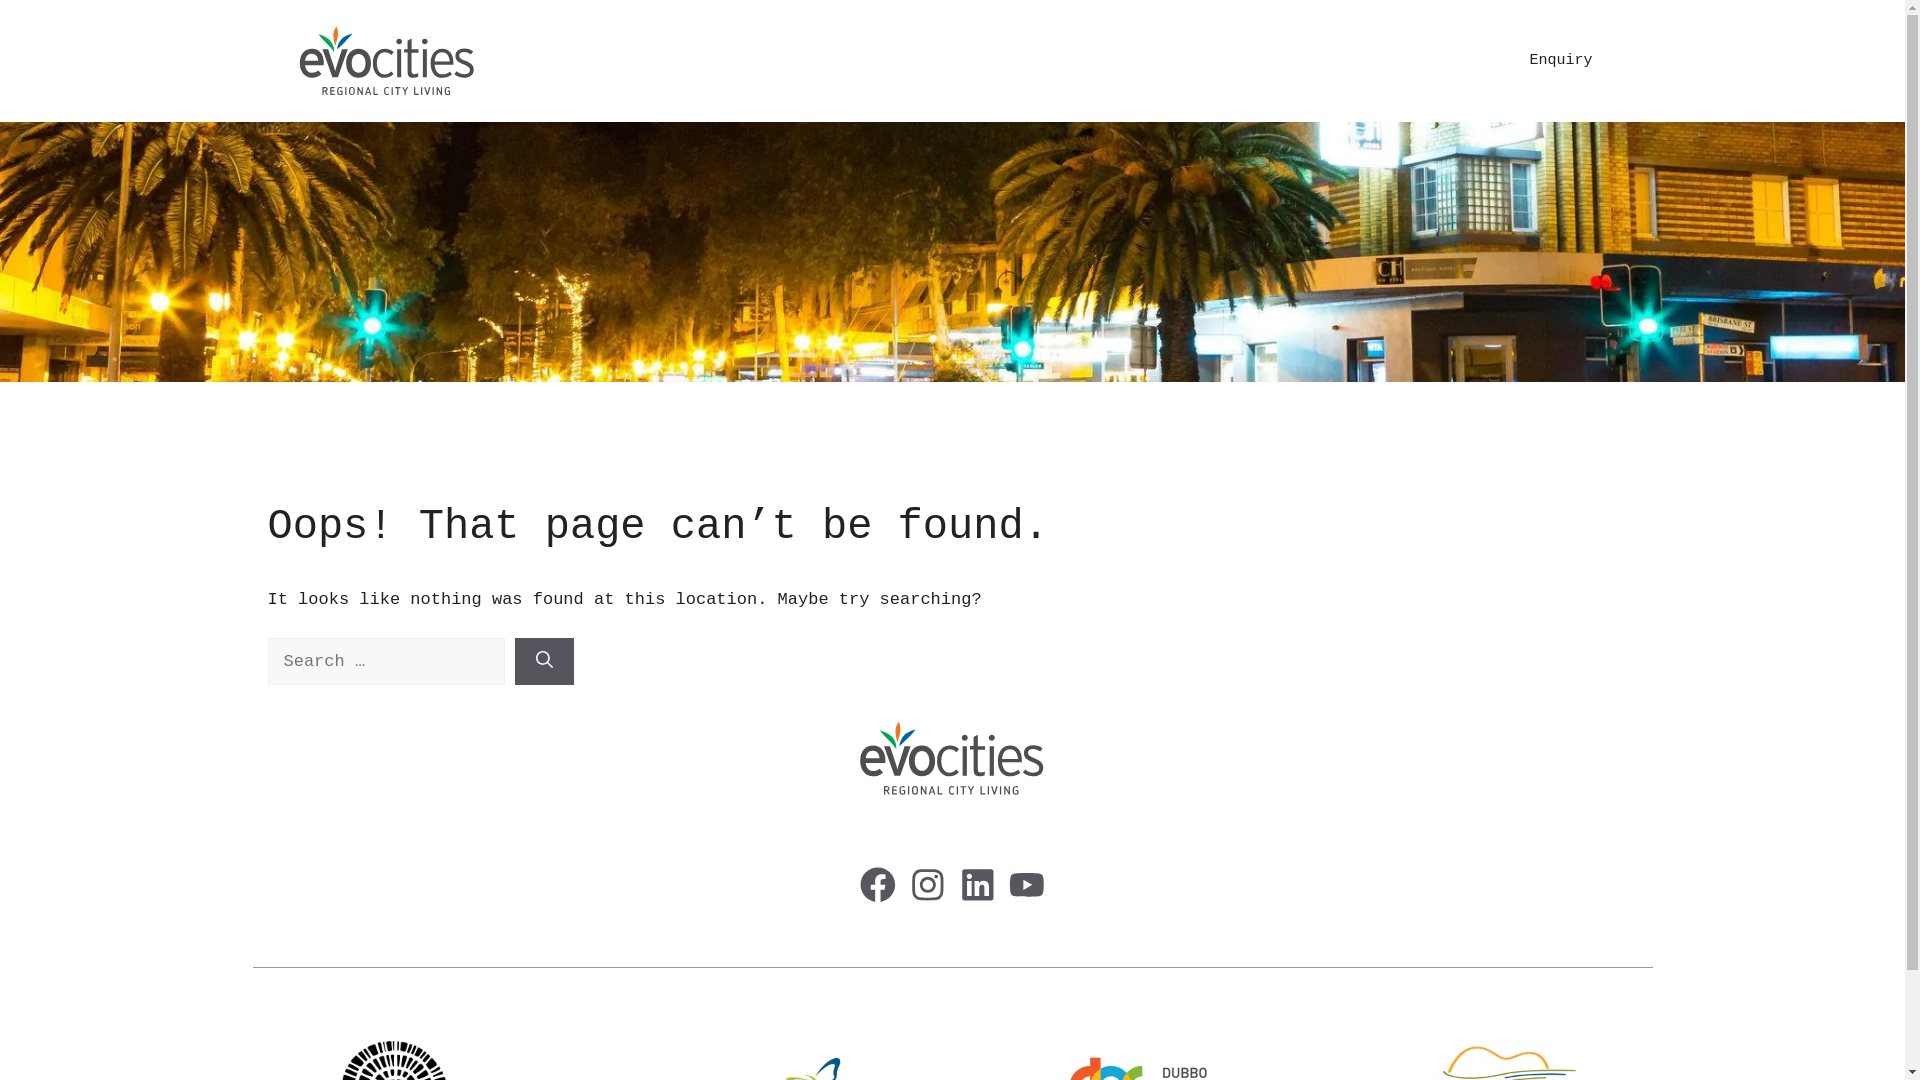 The height and width of the screenshot is (1080, 1920). Describe the element at coordinates (386, 662) in the screenshot. I see `'Search for:'` at that location.